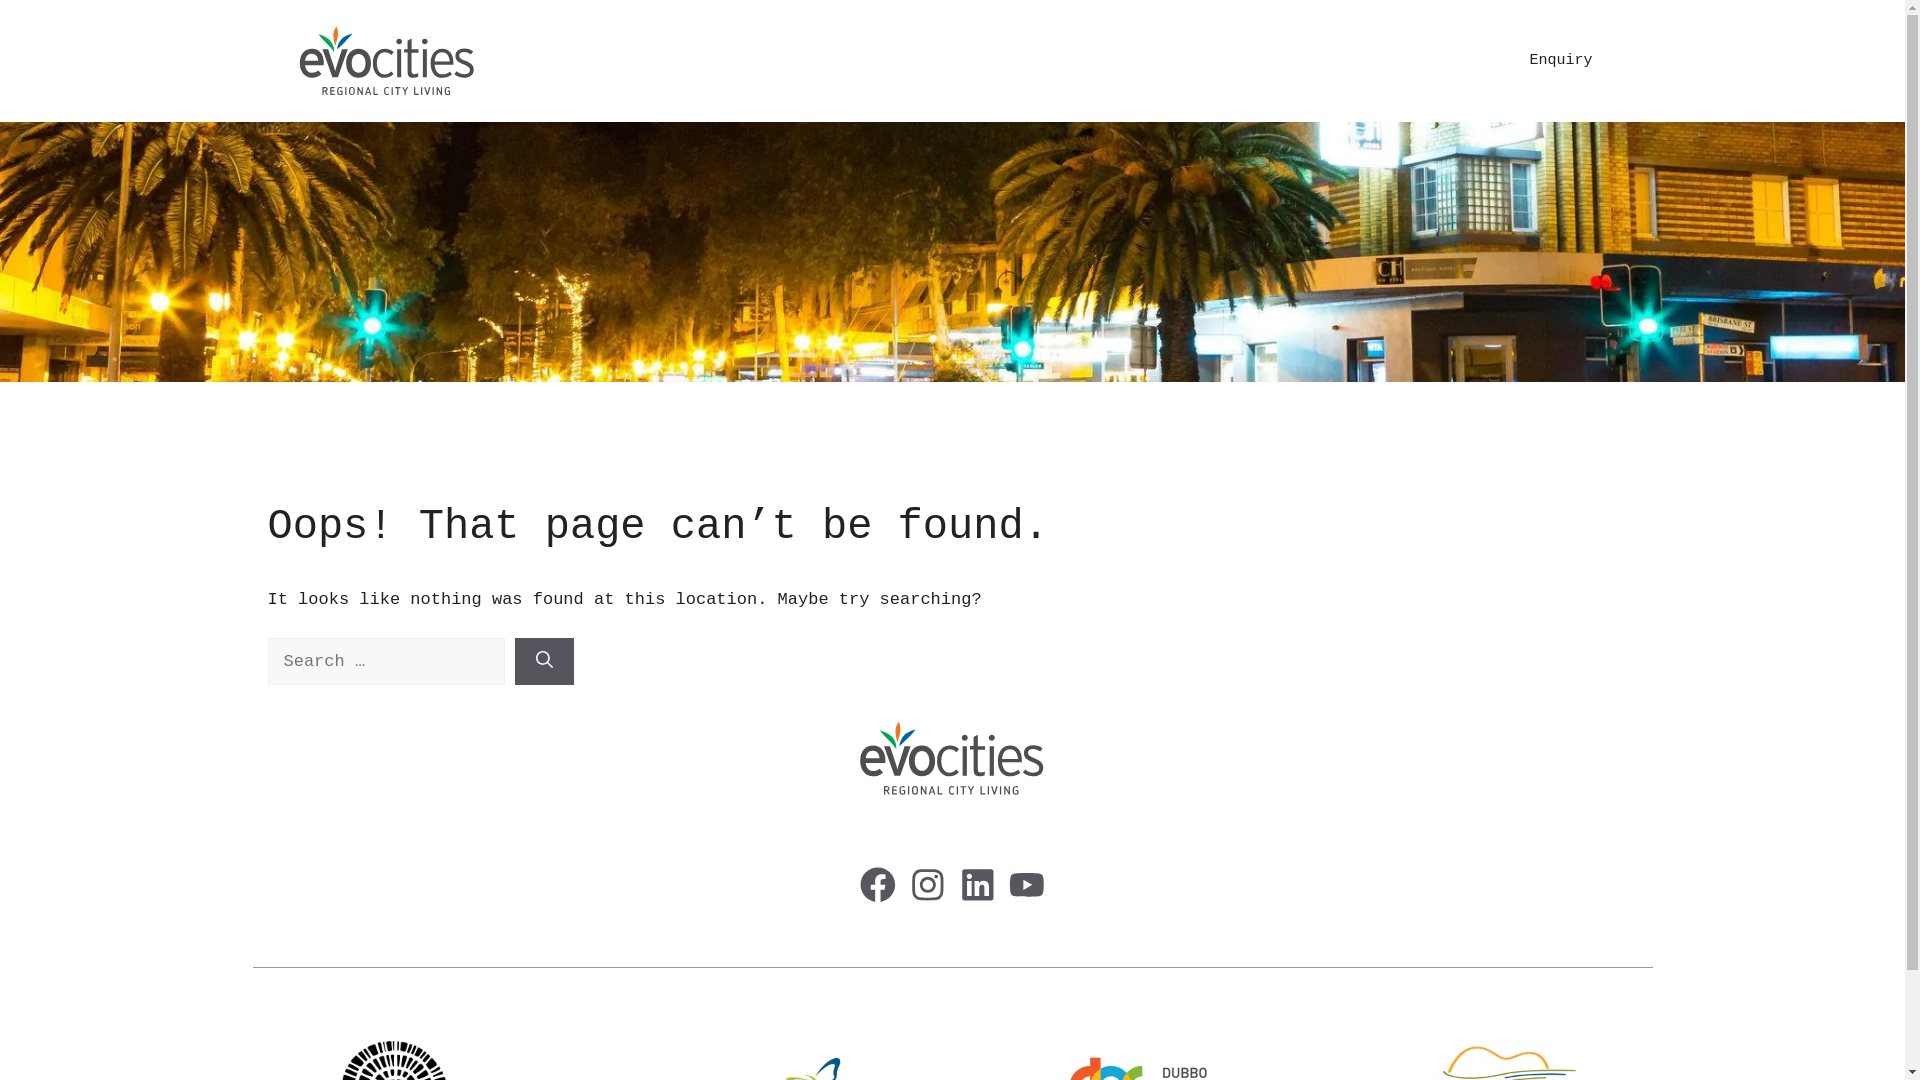 The height and width of the screenshot is (1080, 1920). Describe the element at coordinates (386, 662) in the screenshot. I see `'Search for:'` at that location.